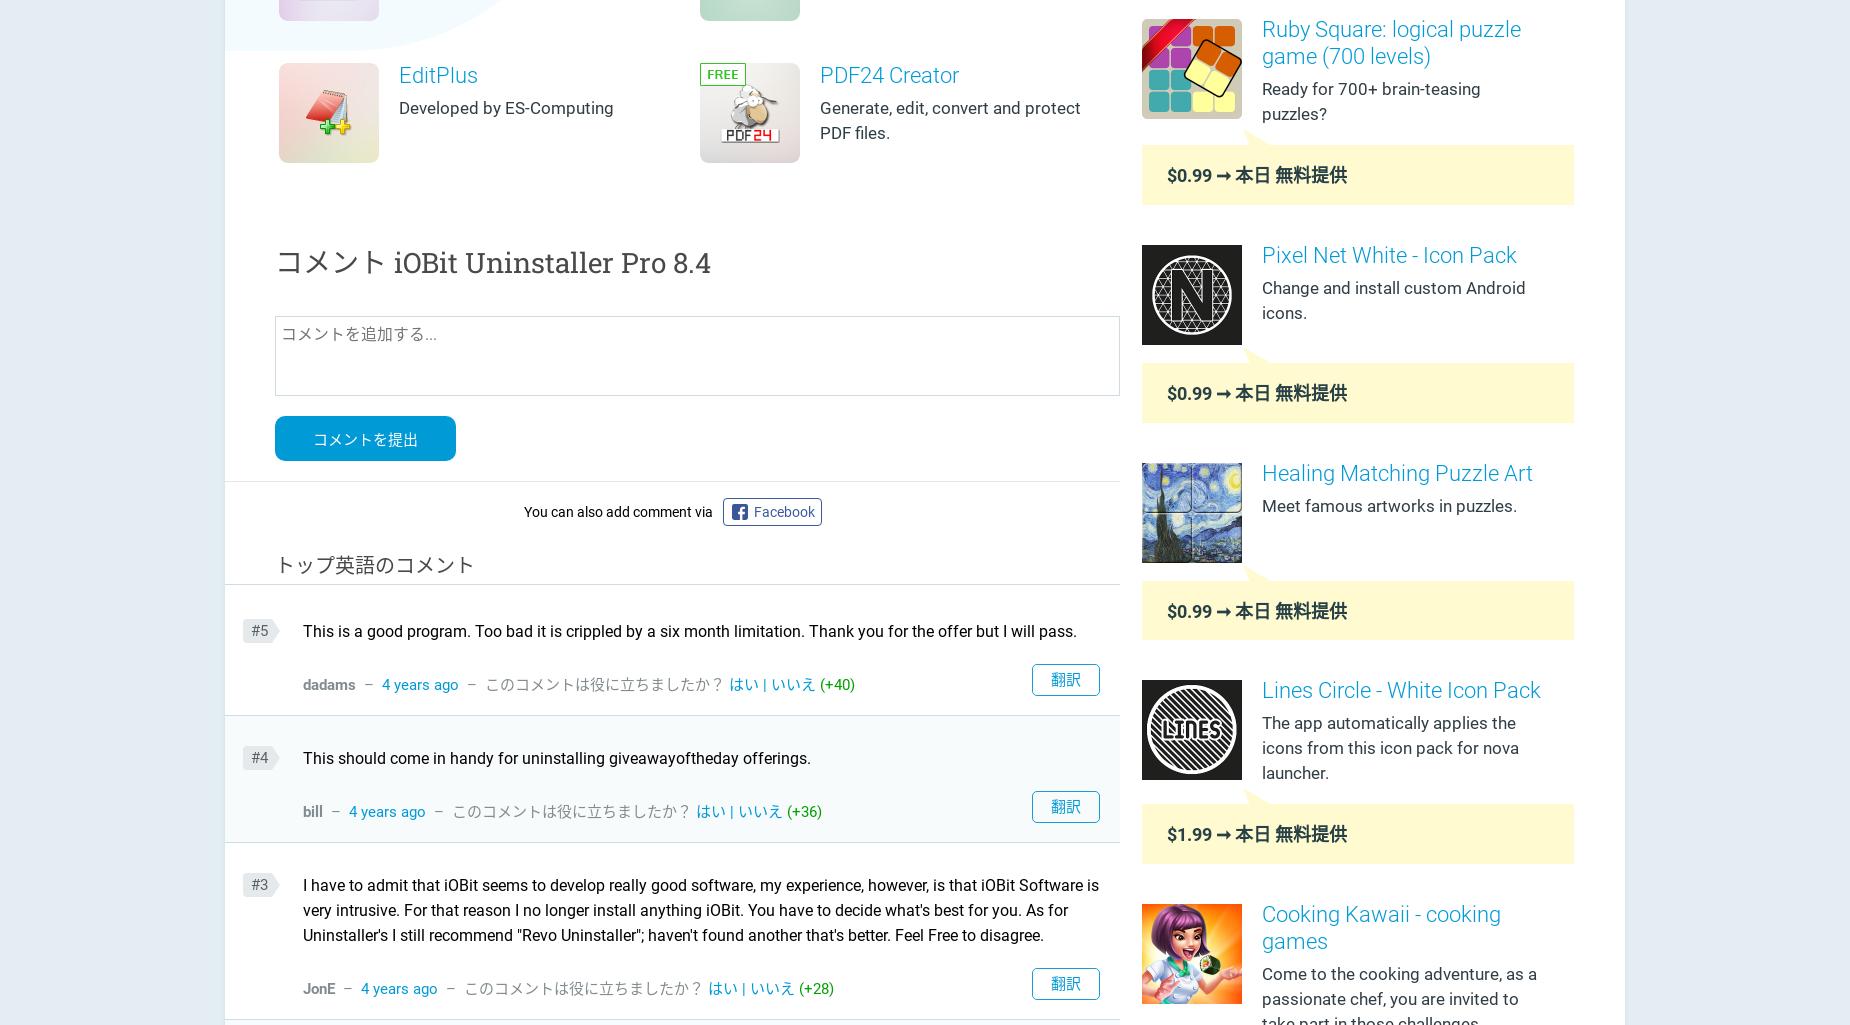 The image size is (1850, 1025). What do you see at coordinates (1389, 253) in the screenshot?
I see `'Pixel Net White - Icon Pack'` at bounding box center [1389, 253].